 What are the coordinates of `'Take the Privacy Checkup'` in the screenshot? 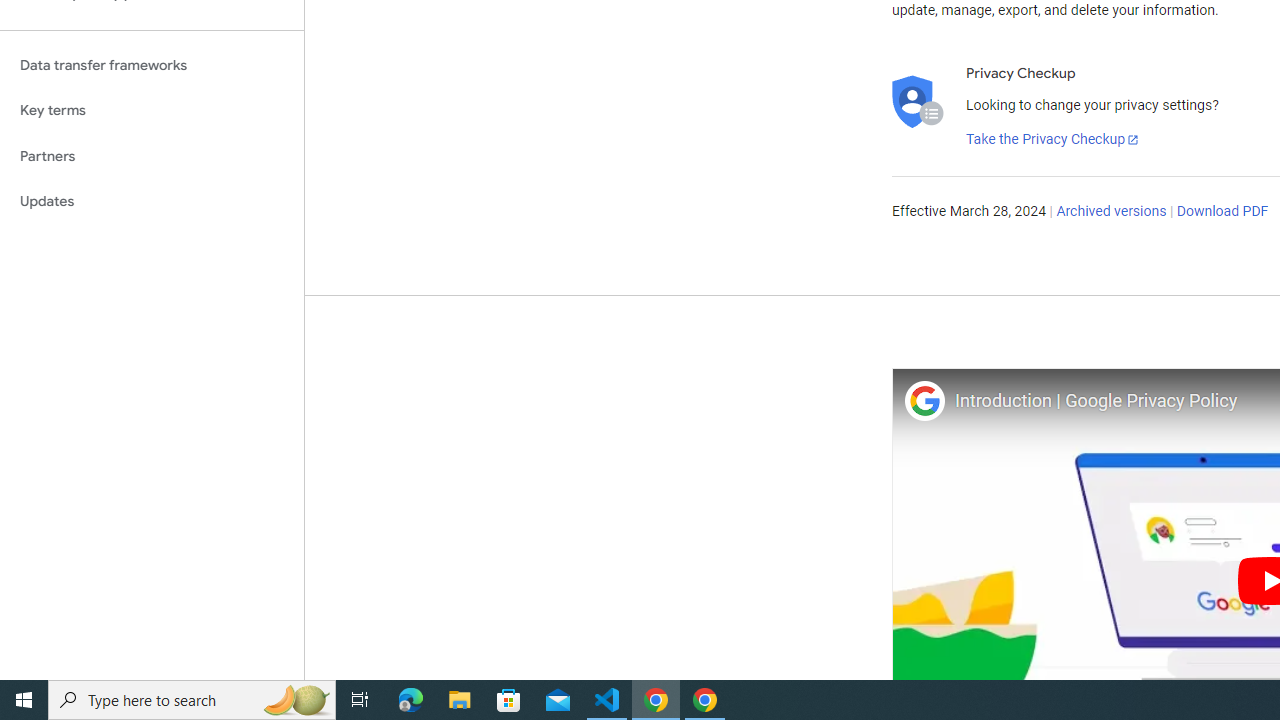 It's located at (1052, 139).